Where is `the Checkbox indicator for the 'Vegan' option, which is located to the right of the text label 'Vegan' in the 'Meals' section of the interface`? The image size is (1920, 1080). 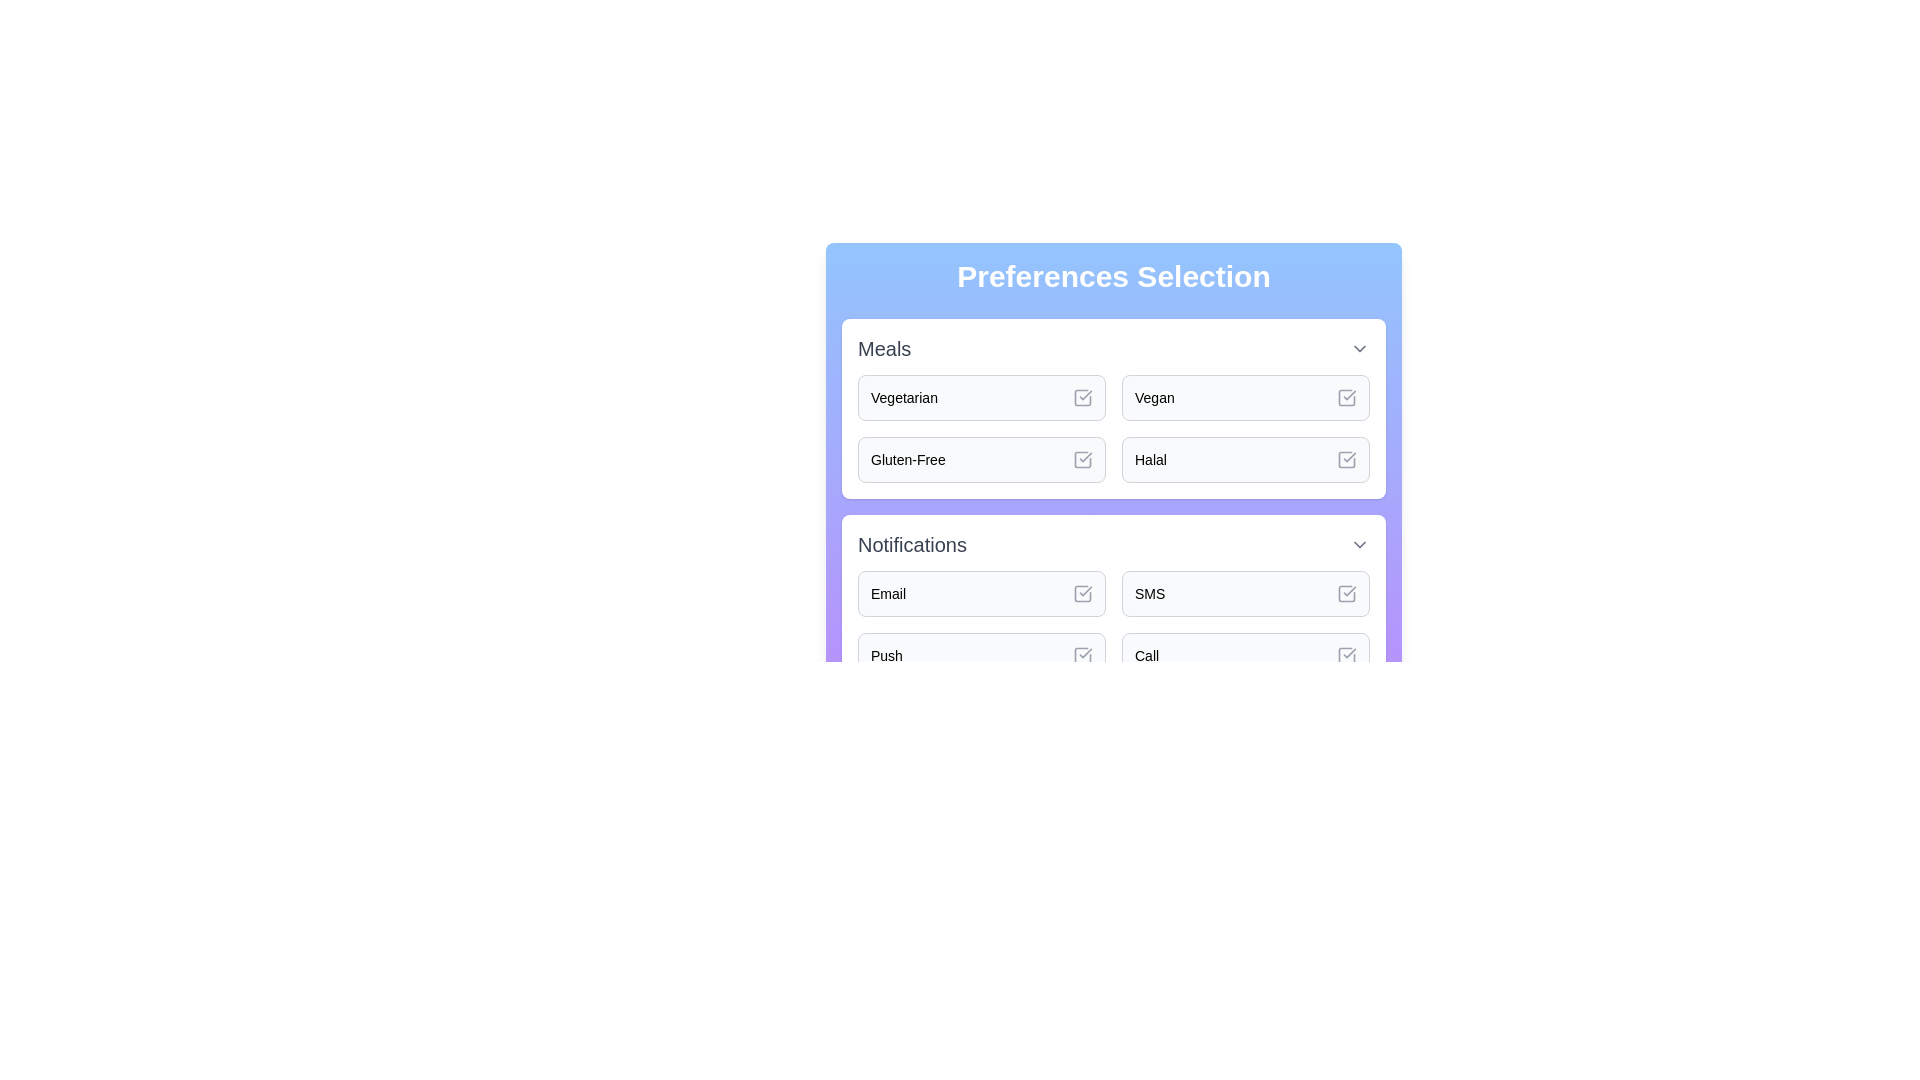 the Checkbox indicator for the 'Vegan' option, which is located to the right of the text label 'Vegan' in the 'Meals' section of the interface is located at coordinates (1347, 397).